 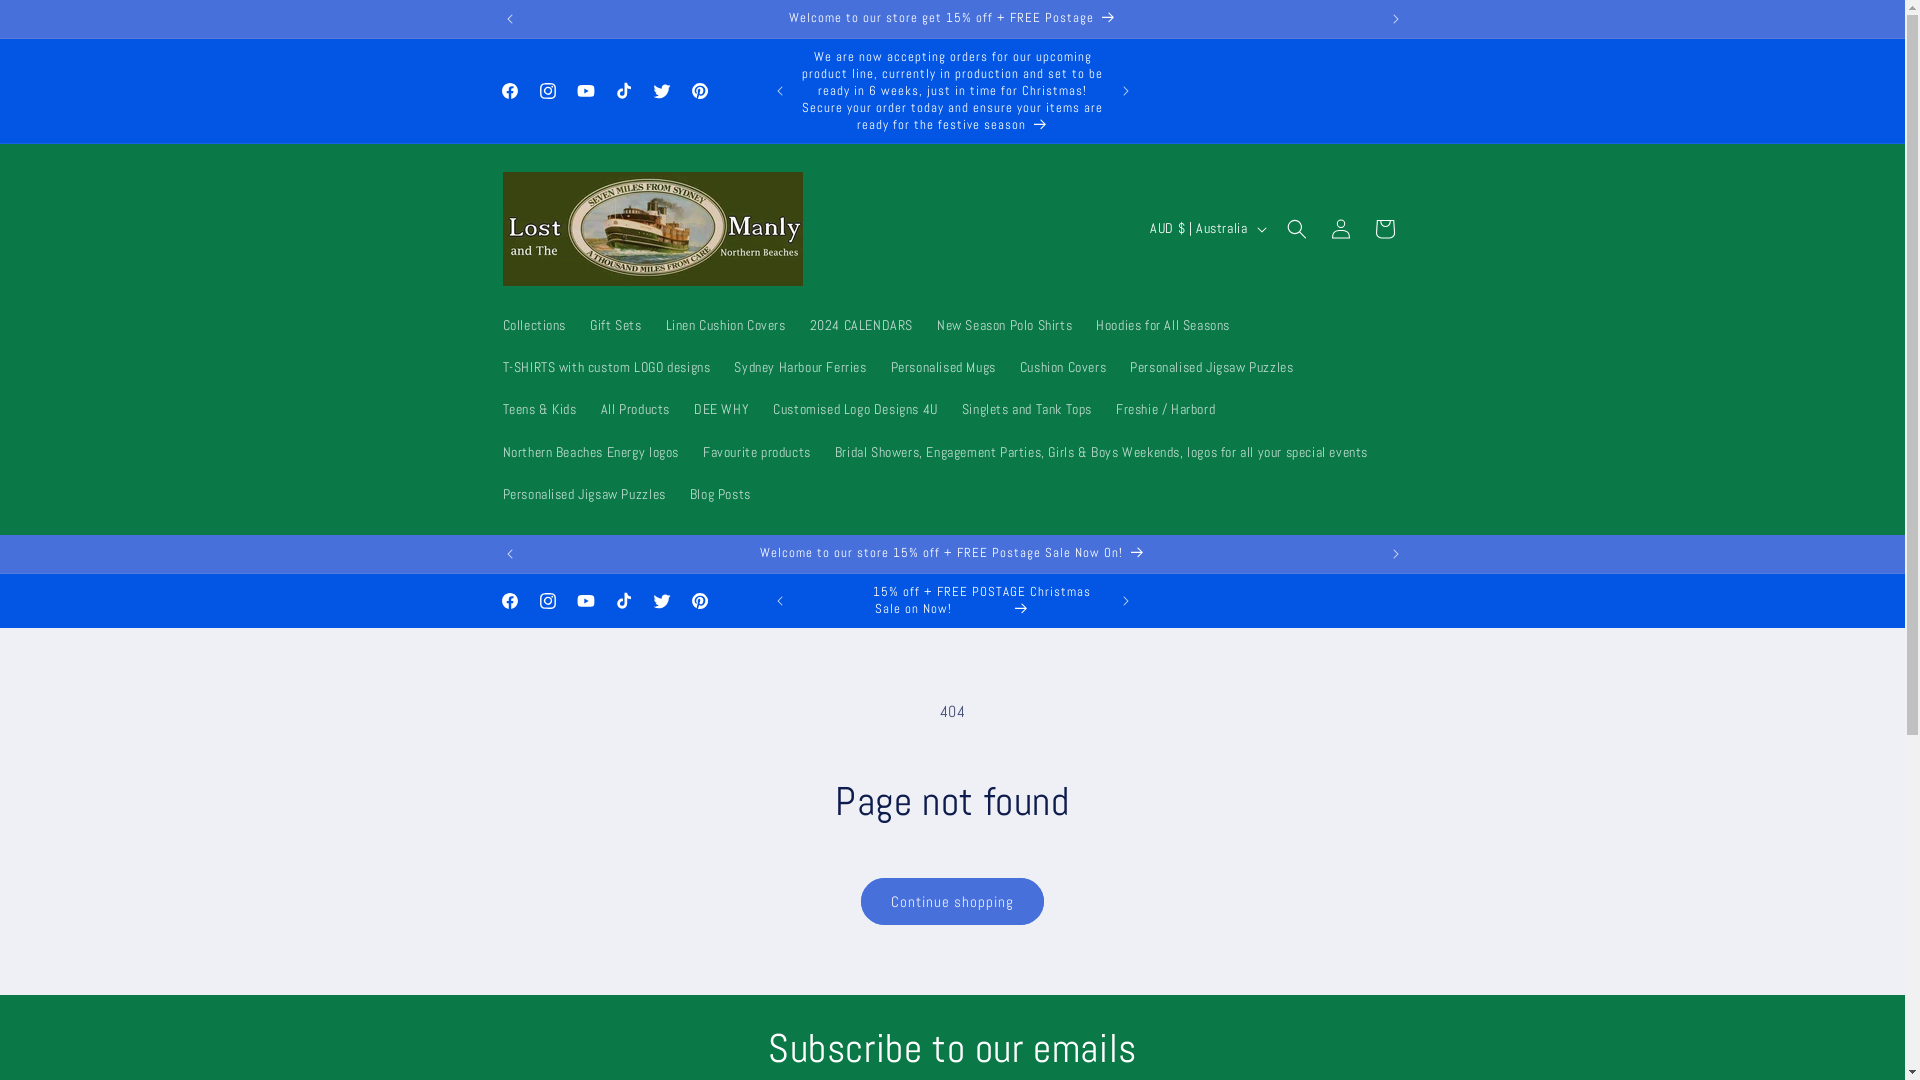 I want to click on '2024 CALENDARS', so click(x=861, y=323).